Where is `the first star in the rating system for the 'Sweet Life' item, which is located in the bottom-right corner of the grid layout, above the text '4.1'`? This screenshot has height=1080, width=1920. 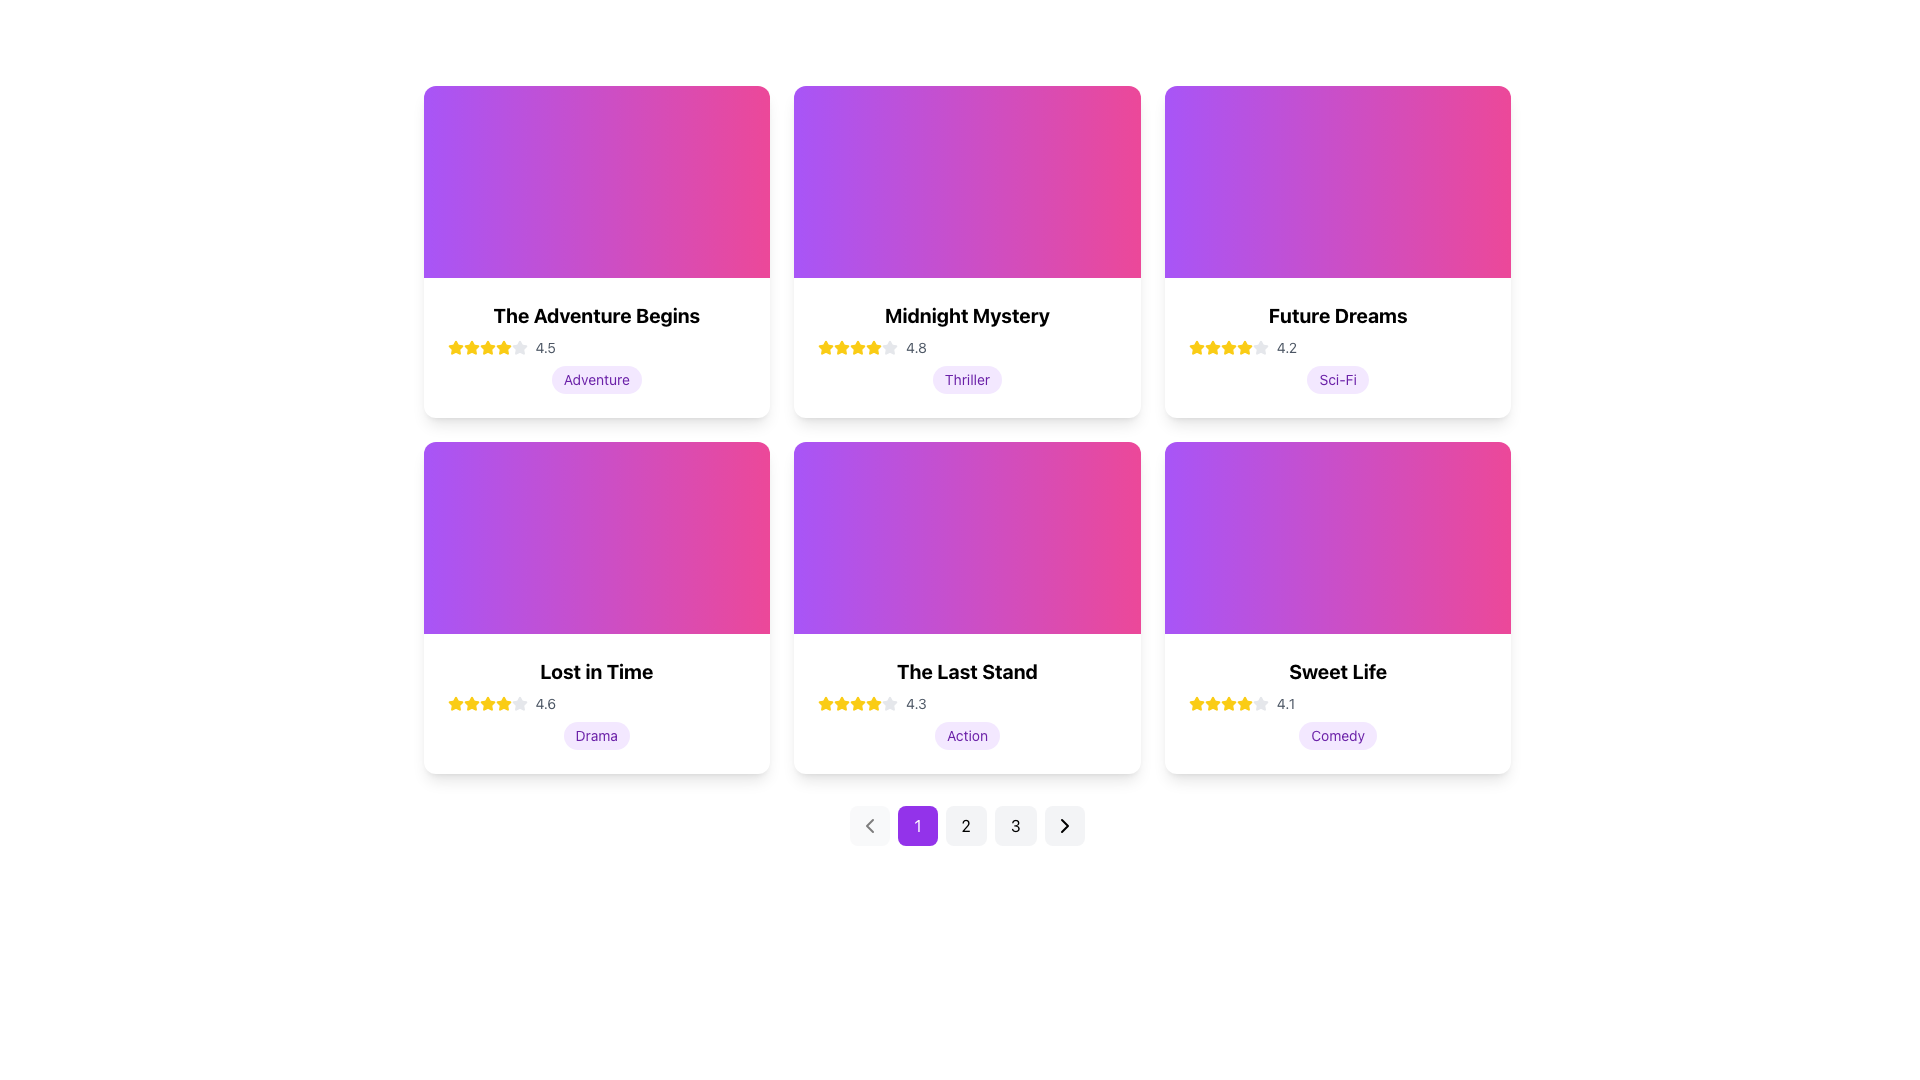 the first star in the rating system for the 'Sweet Life' item, which is located in the bottom-right corner of the grid layout, above the text '4.1' is located at coordinates (1196, 702).